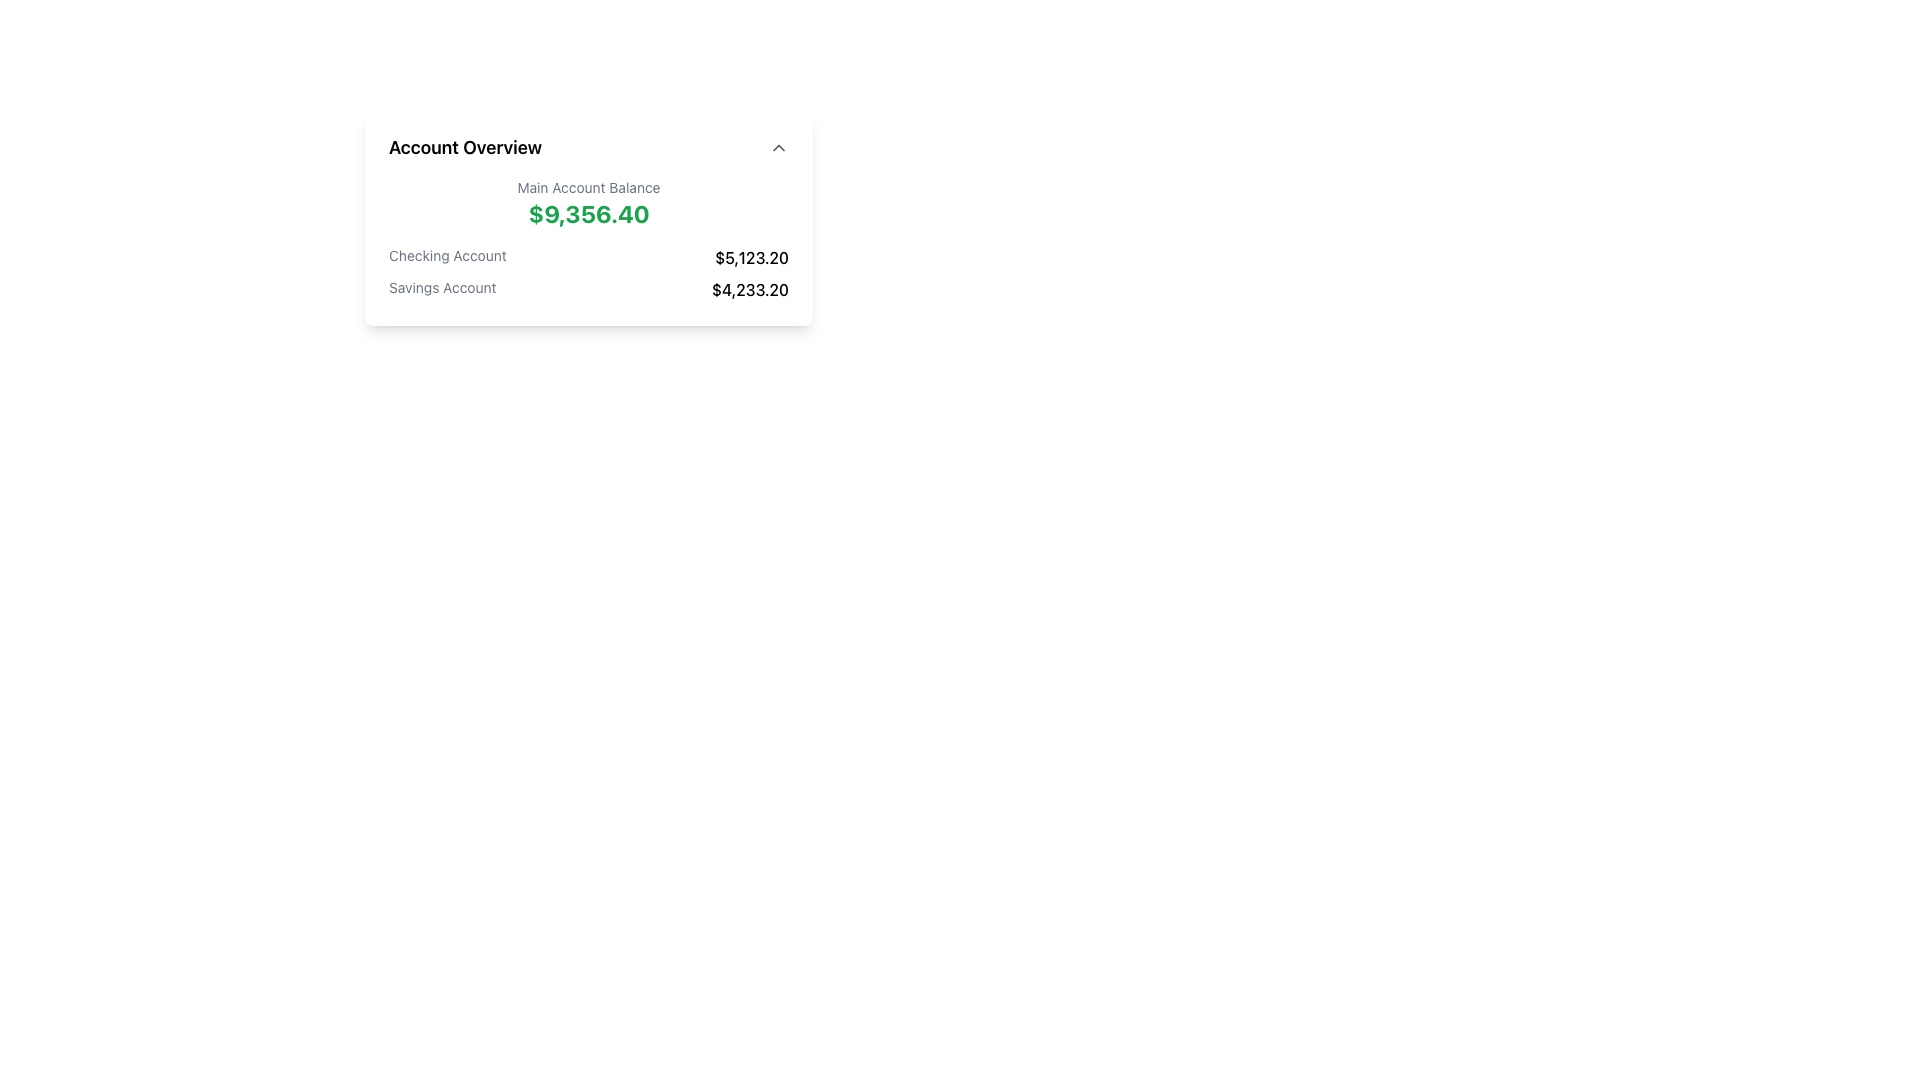  Describe the element at coordinates (464, 146) in the screenshot. I see `the 'Account Overview' text label, which is a bold, larger font text aligned at the top-left of the financial summary card` at that location.